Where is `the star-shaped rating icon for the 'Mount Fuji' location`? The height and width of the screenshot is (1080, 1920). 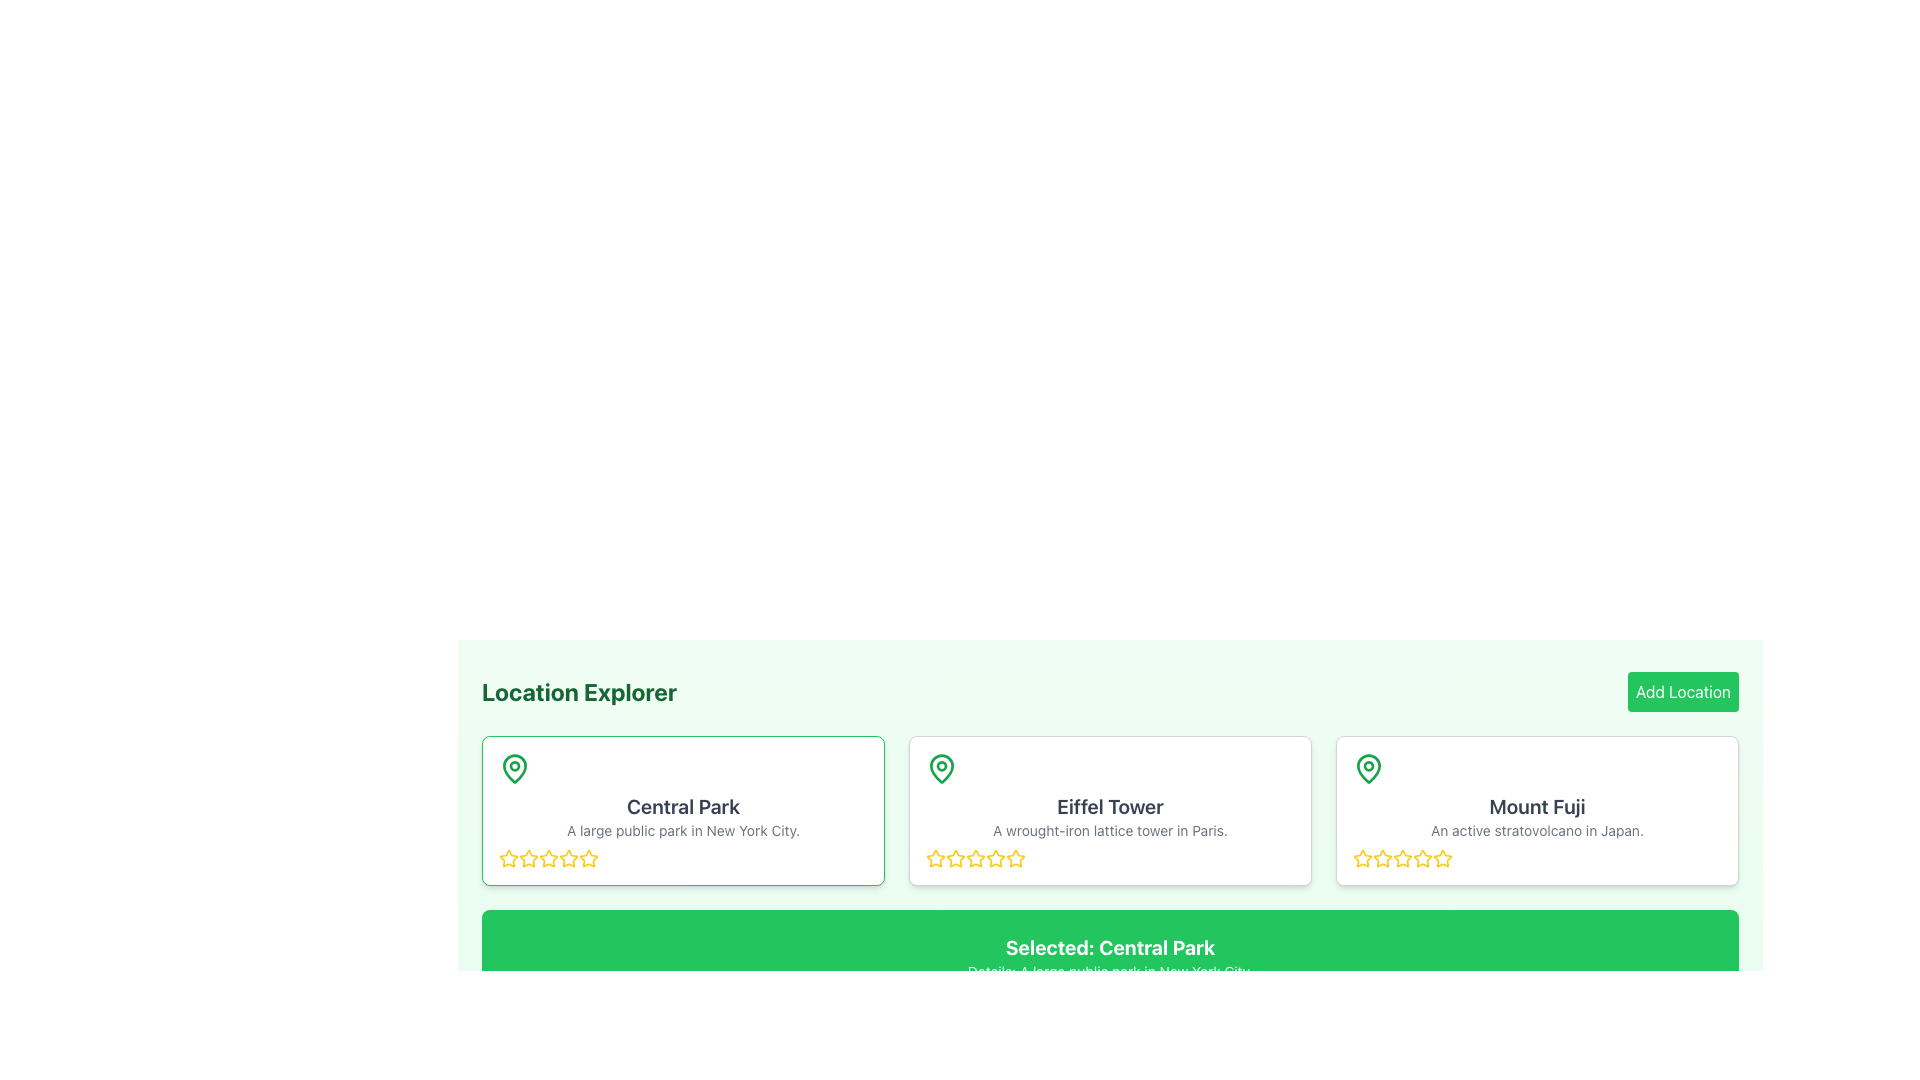 the star-shaped rating icon for the 'Mount Fuji' location is located at coordinates (1361, 856).